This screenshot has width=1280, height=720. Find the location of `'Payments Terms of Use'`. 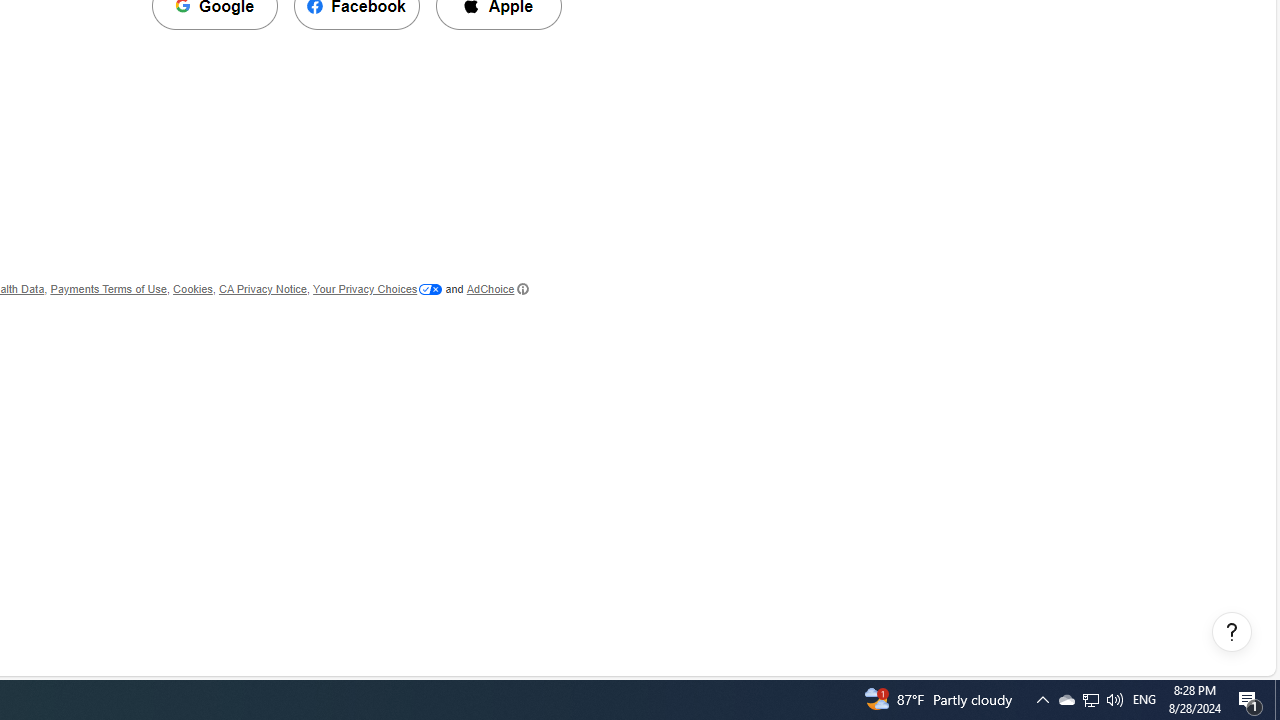

'Payments Terms of Use' is located at coordinates (107, 289).